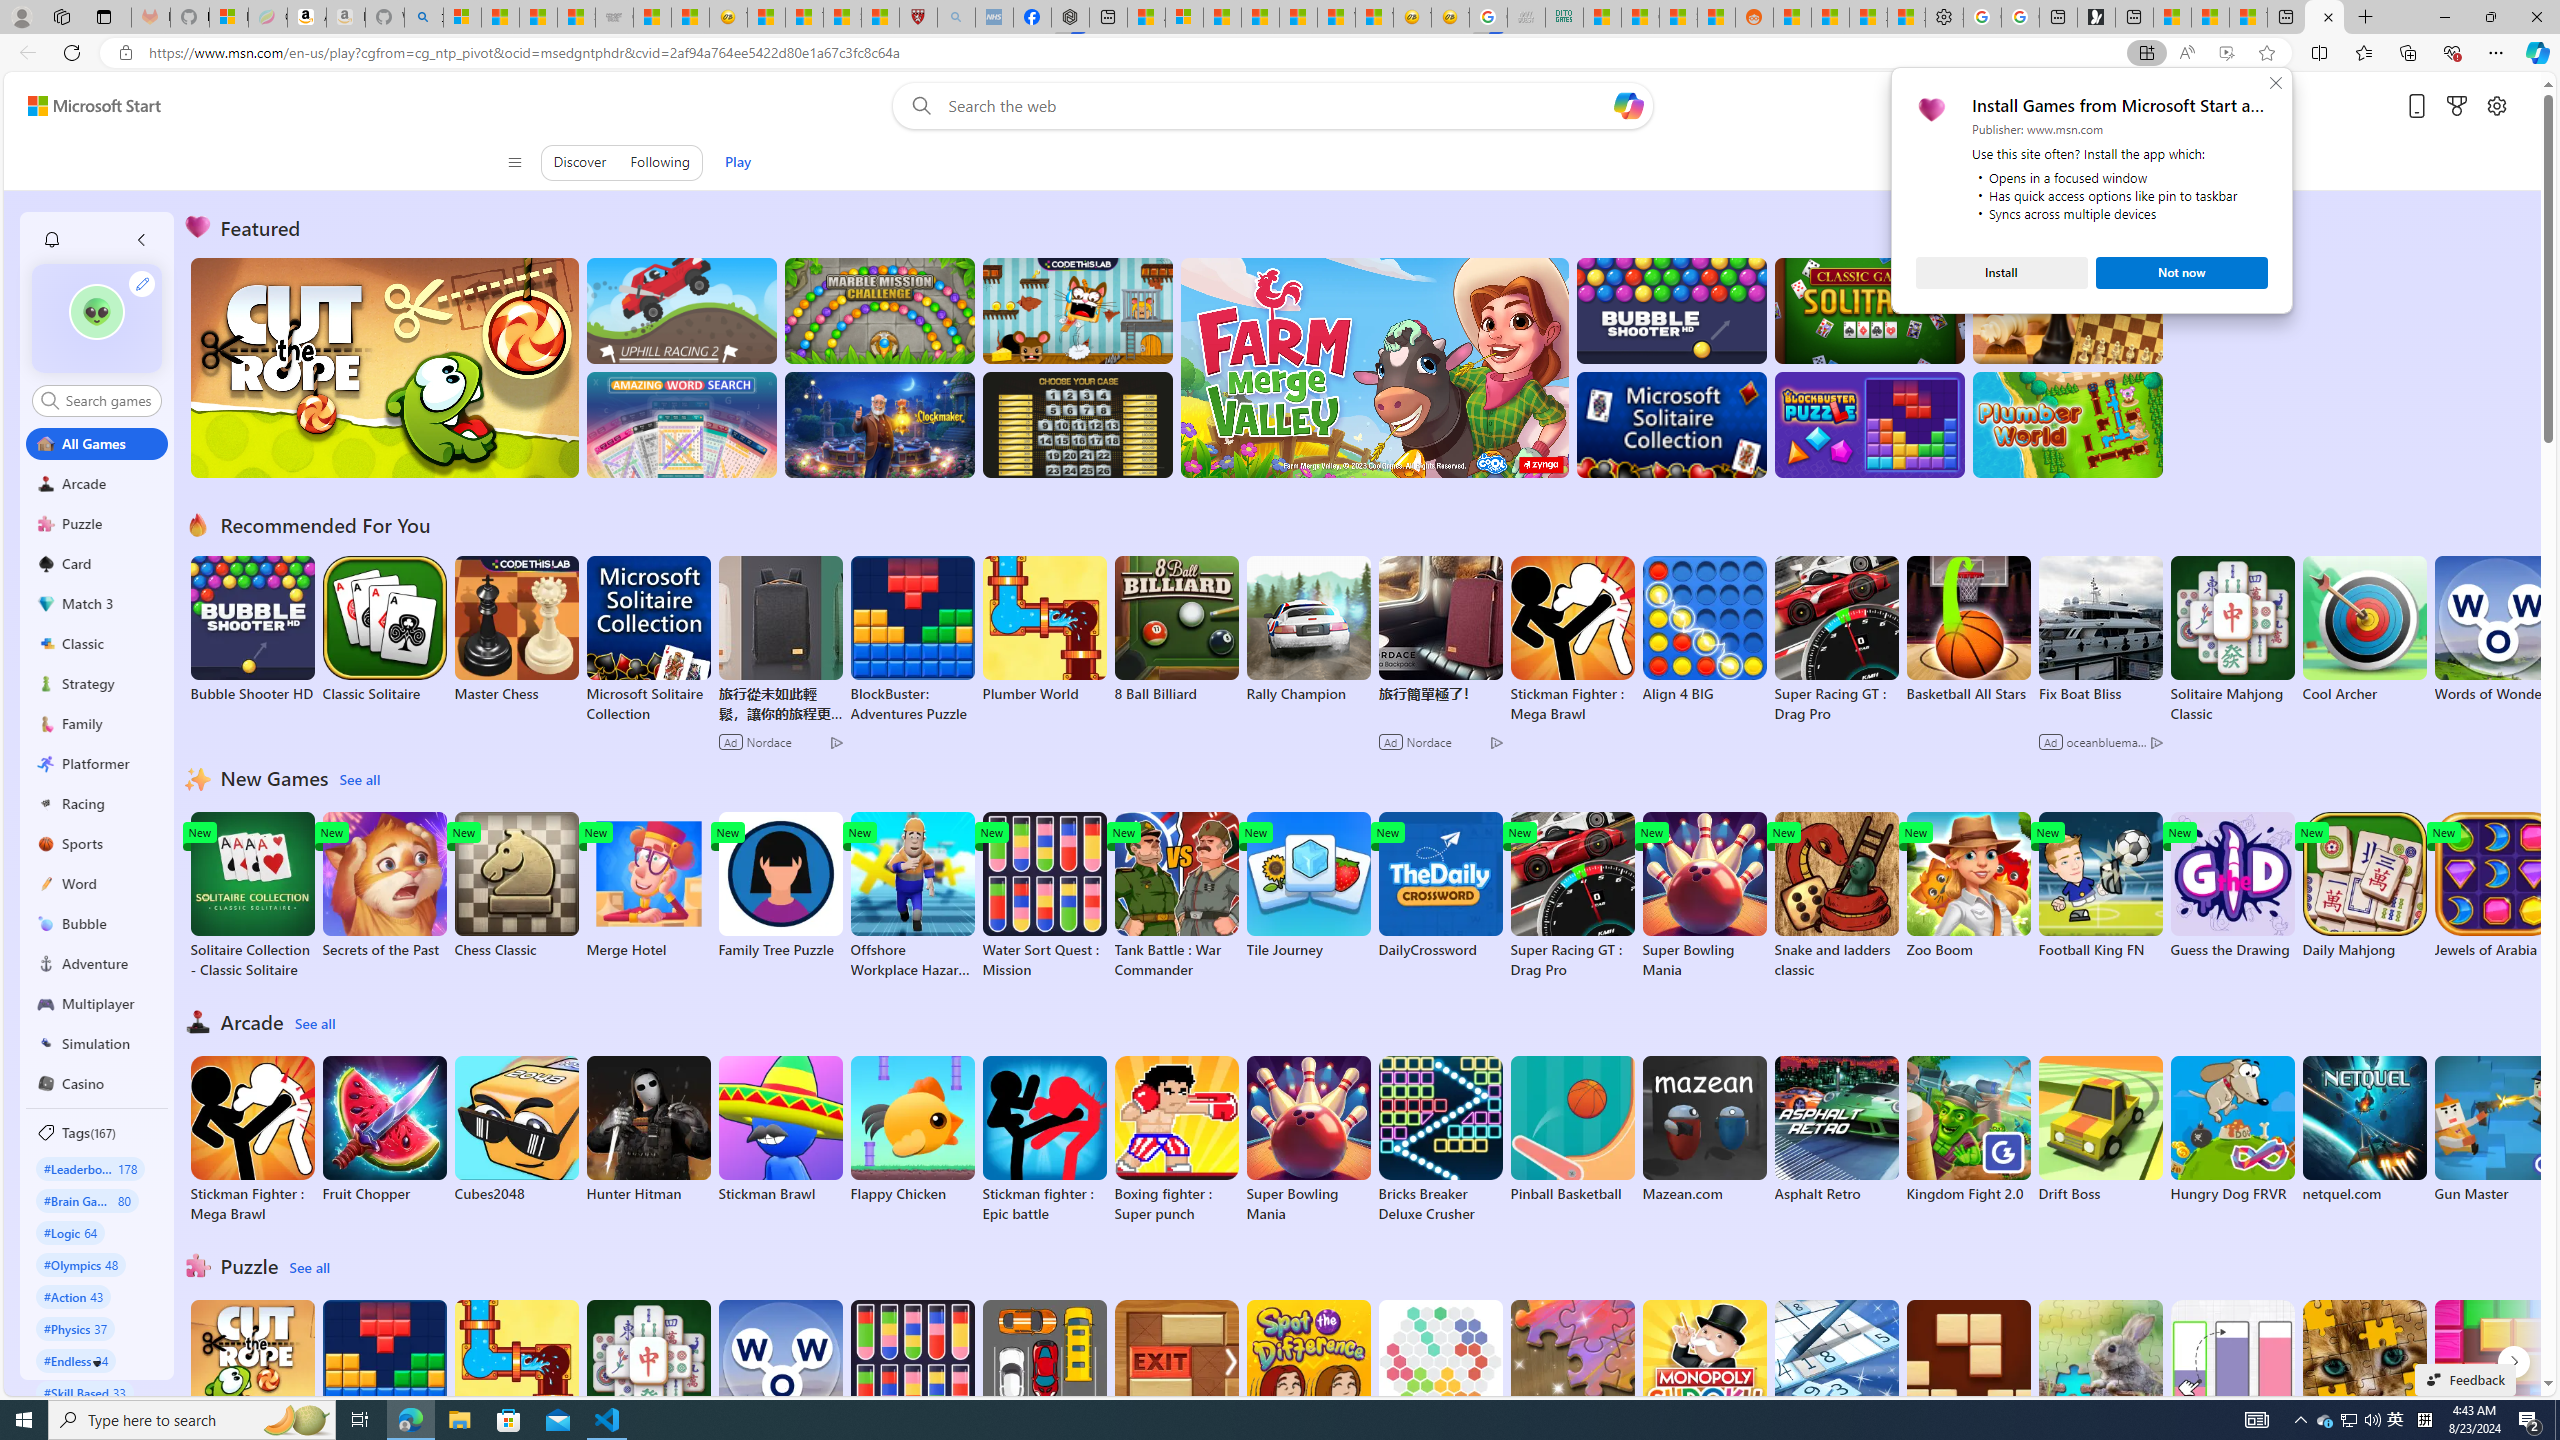  I want to click on 'Master Chess', so click(514, 629).